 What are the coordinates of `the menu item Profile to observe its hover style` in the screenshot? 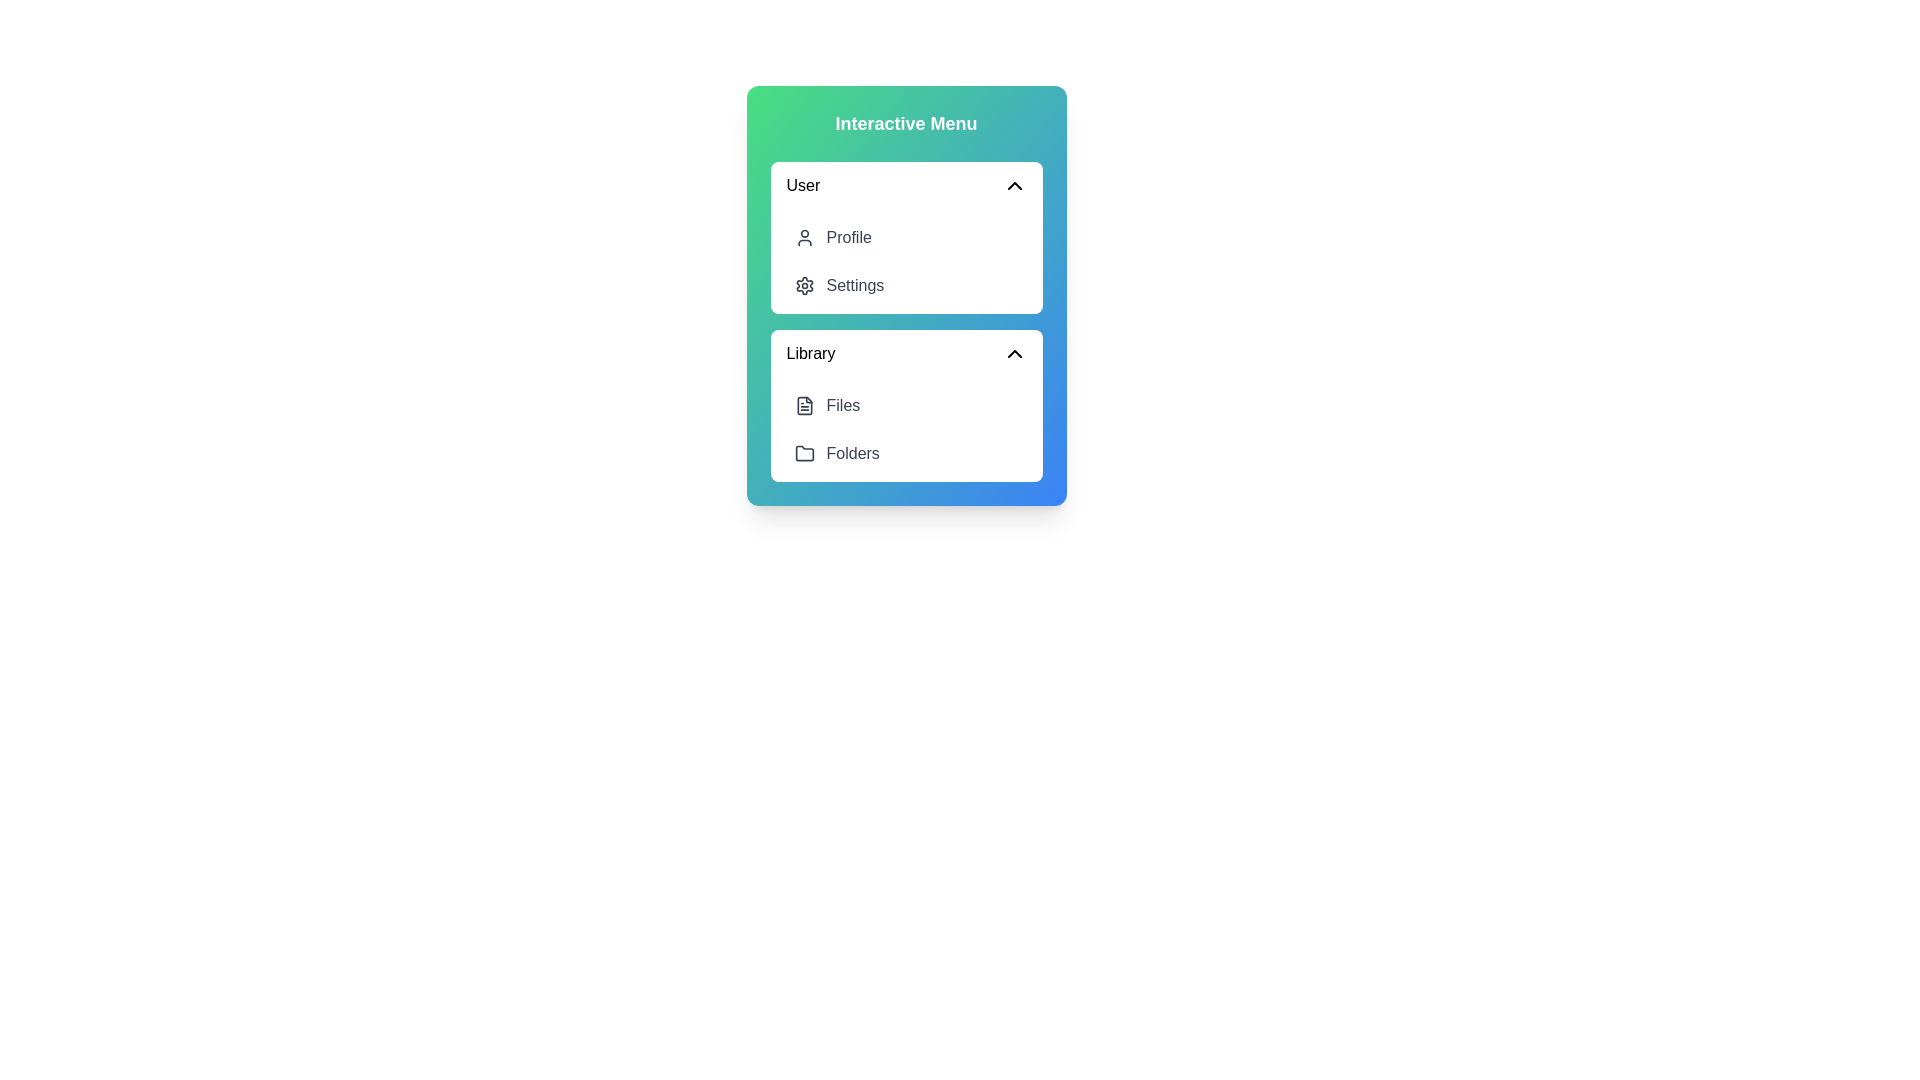 It's located at (905, 237).